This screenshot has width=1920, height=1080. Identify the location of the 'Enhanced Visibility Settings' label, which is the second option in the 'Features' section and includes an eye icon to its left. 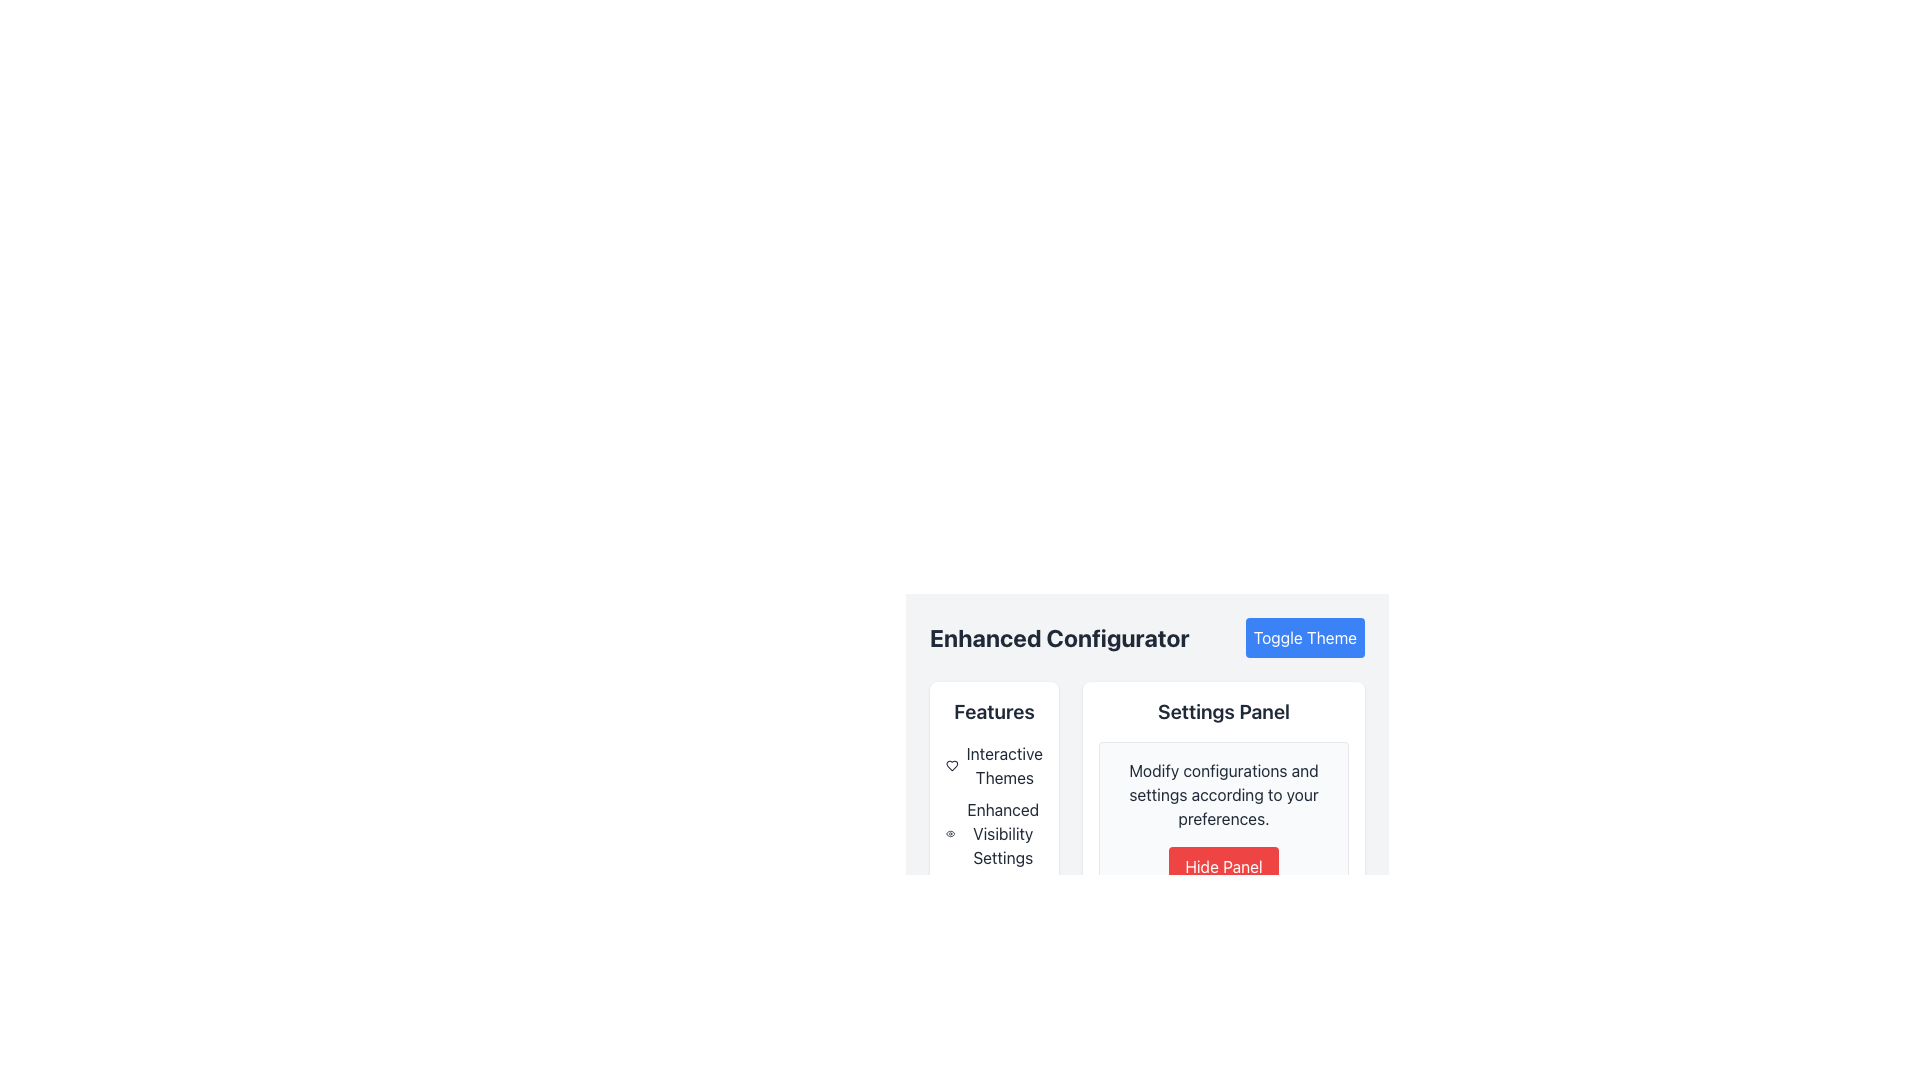
(994, 833).